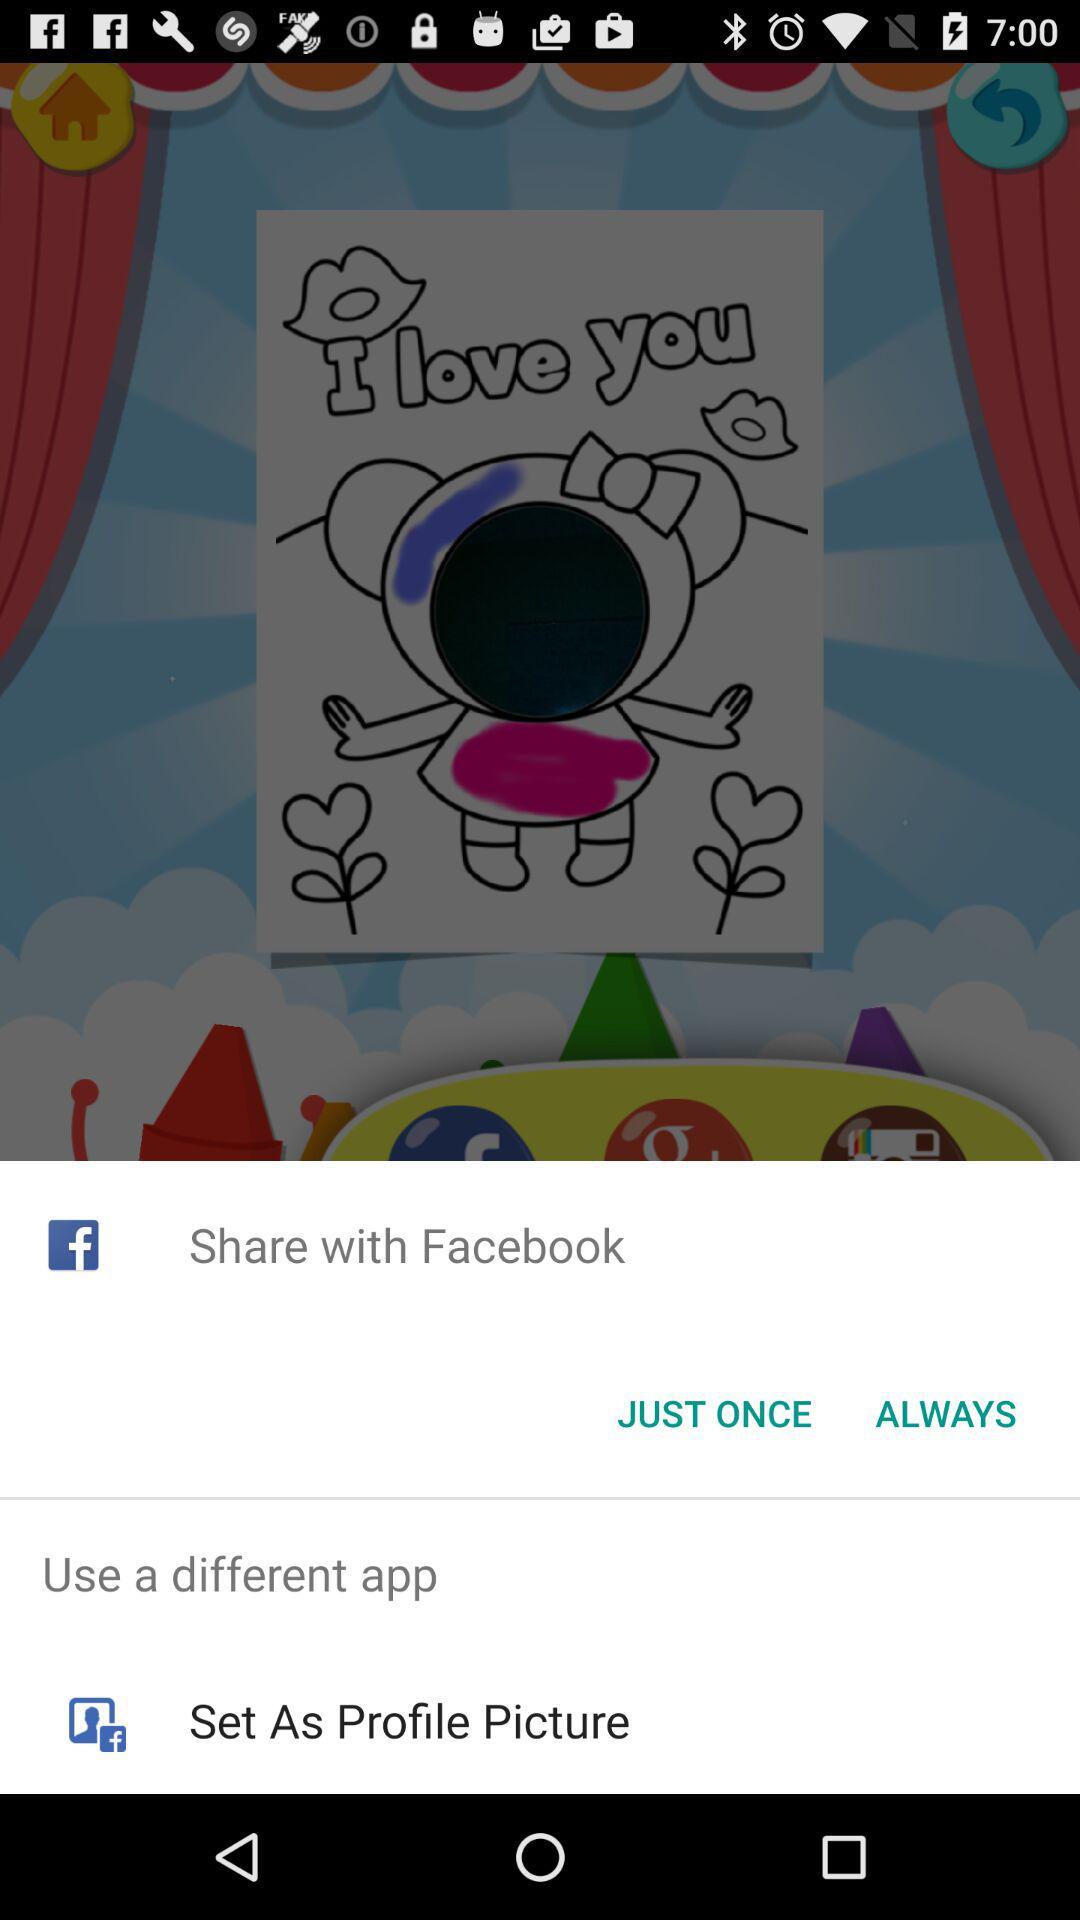  What do you see at coordinates (713, 1411) in the screenshot?
I see `button next to the always icon` at bounding box center [713, 1411].